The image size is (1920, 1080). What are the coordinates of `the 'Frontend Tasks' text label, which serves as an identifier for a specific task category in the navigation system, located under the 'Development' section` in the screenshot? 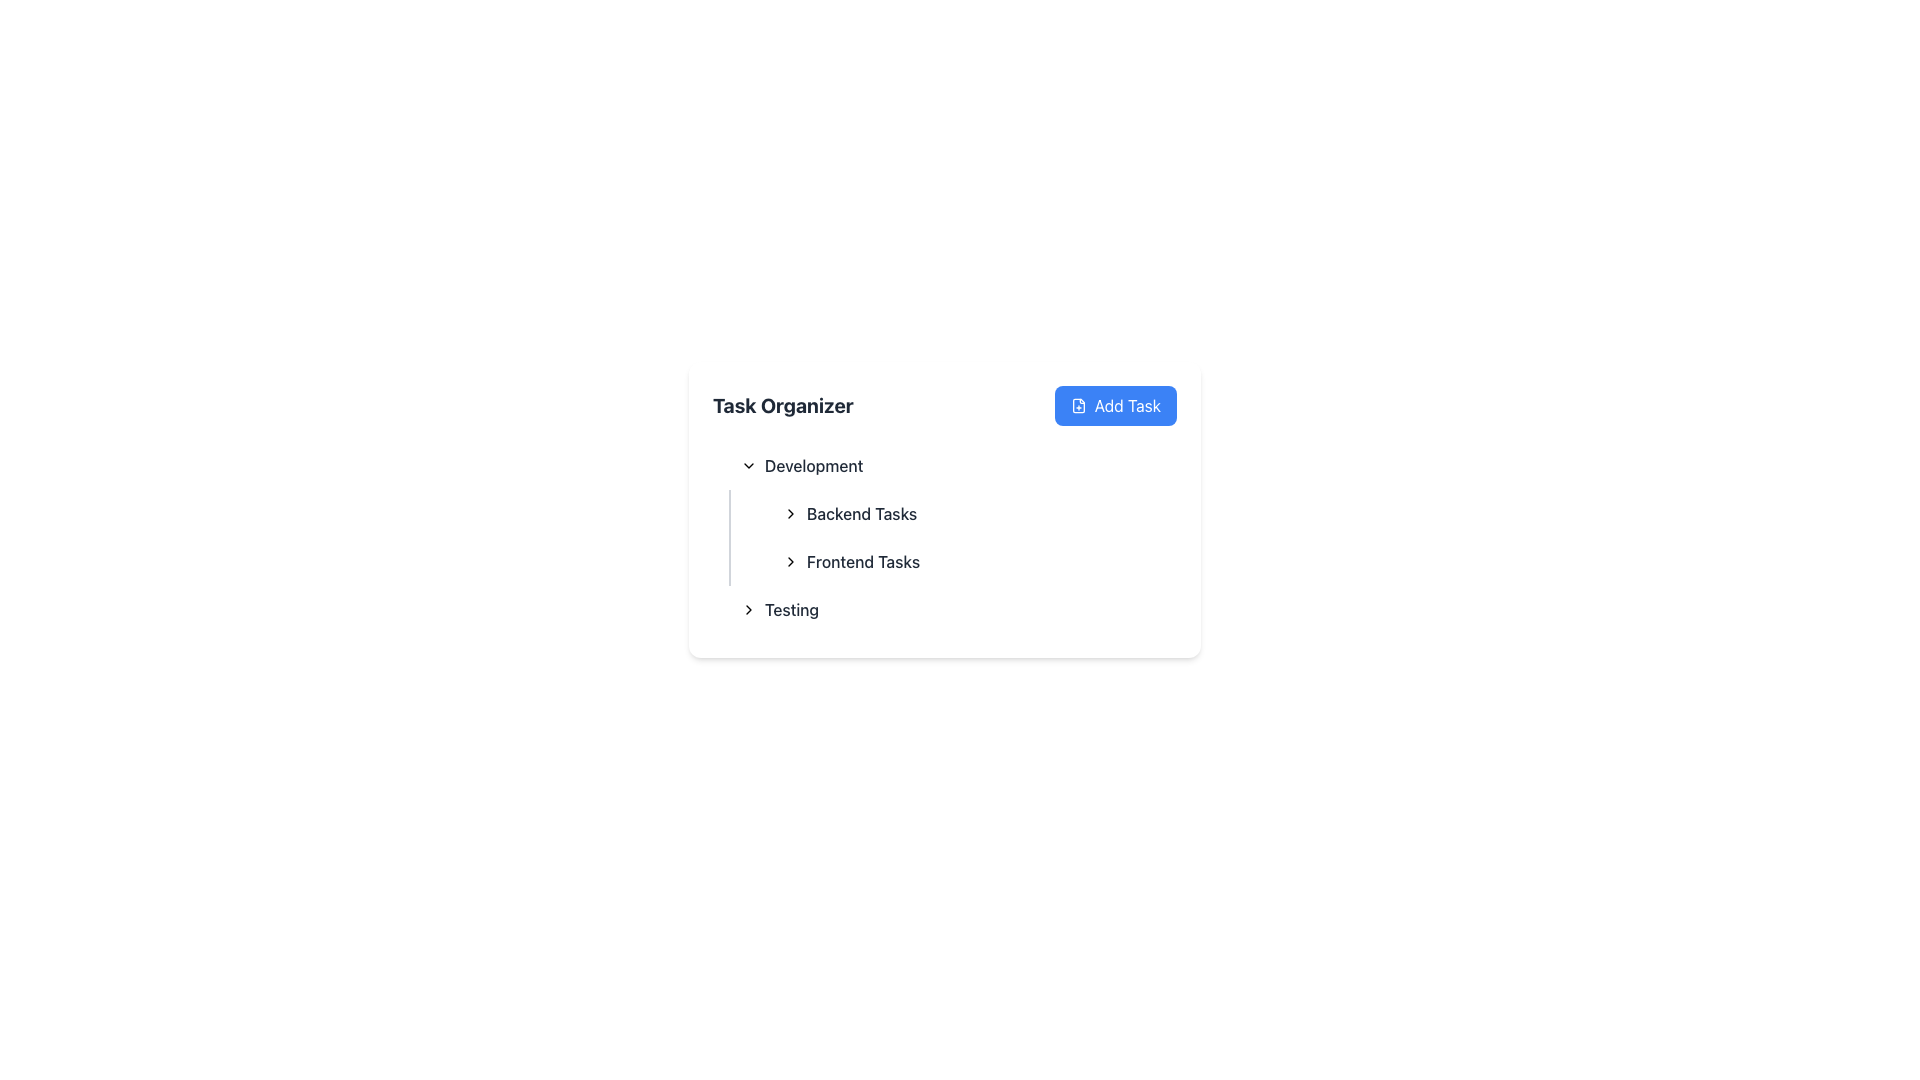 It's located at (863, 562).